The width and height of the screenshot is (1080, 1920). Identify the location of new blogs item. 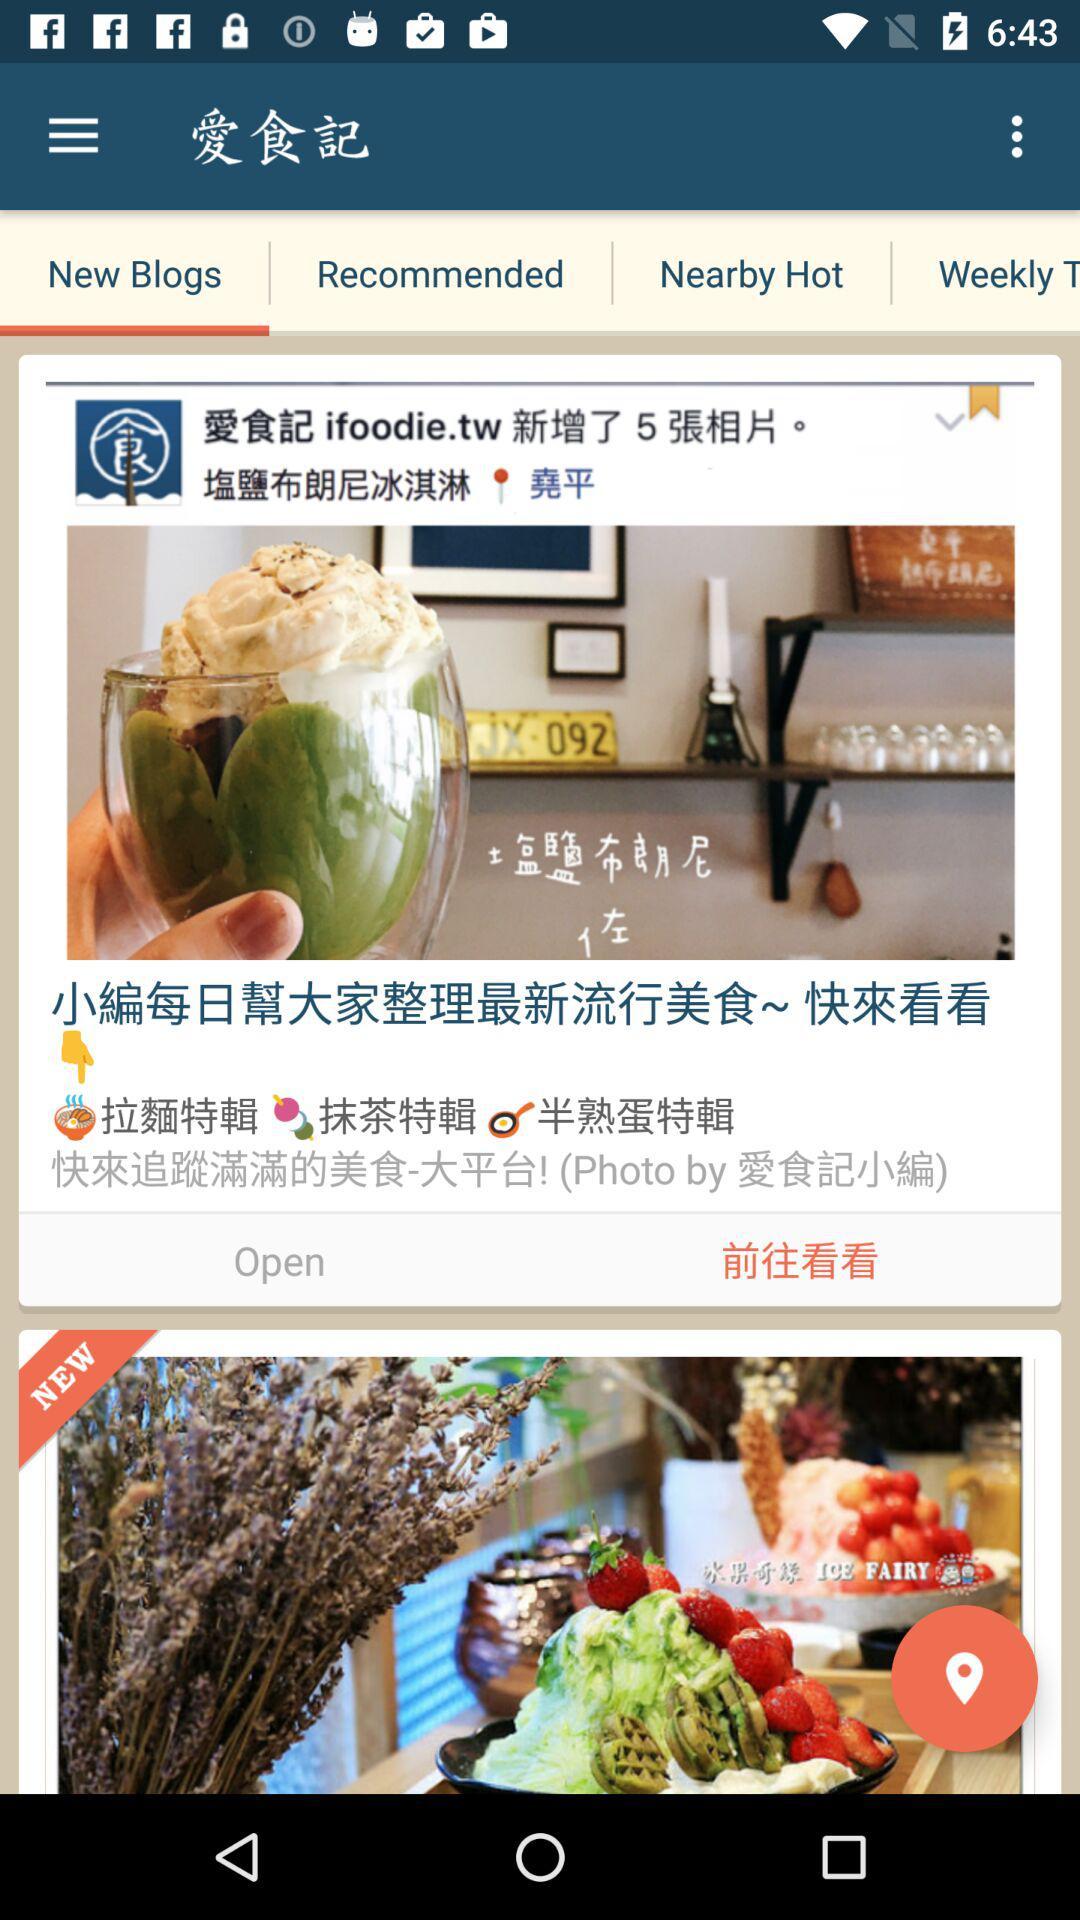
(134, 272).